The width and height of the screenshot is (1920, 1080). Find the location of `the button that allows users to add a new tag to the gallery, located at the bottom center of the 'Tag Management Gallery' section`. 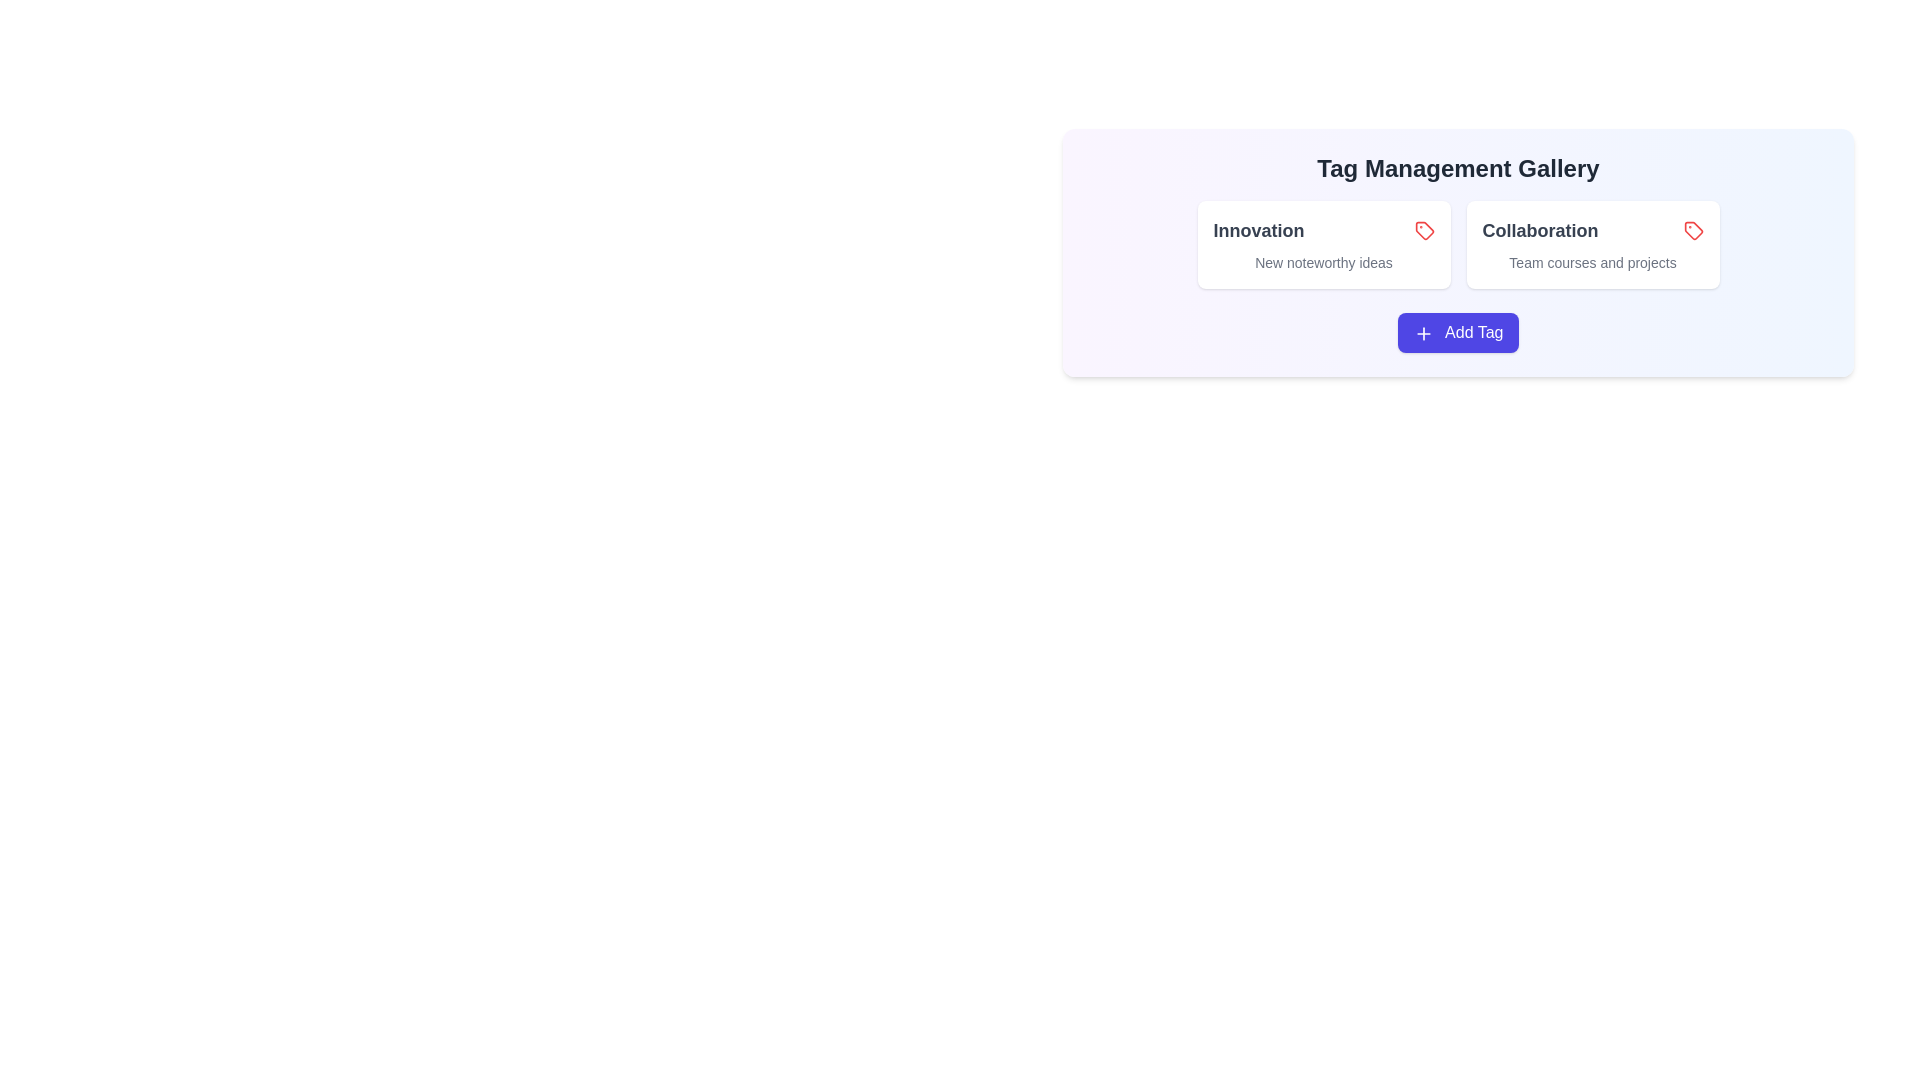

the button that allows users to add a new tag to the gallery, located at the bottom center of the 'Tag Management Gallery' section is located at coordinates (1458, 331).